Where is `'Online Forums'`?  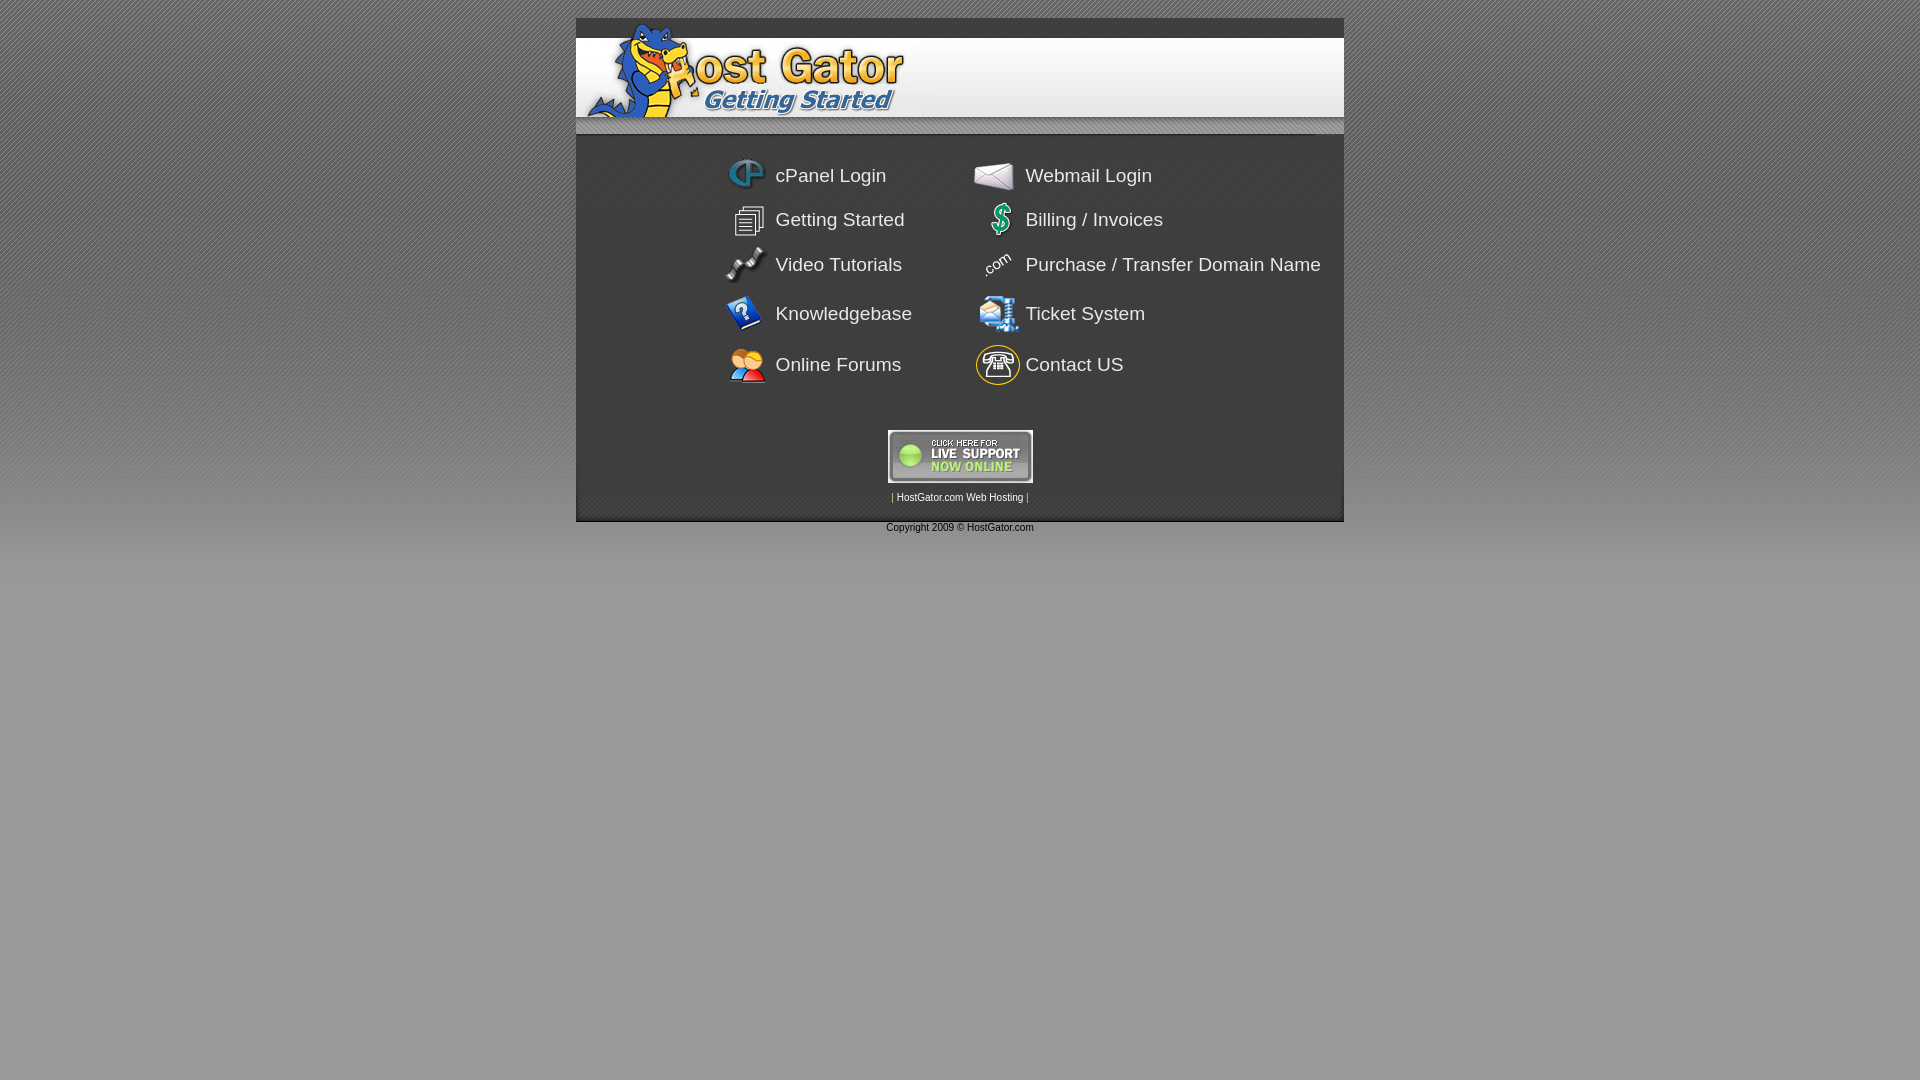 'Online Forums' is located at coordinates (839, 364).